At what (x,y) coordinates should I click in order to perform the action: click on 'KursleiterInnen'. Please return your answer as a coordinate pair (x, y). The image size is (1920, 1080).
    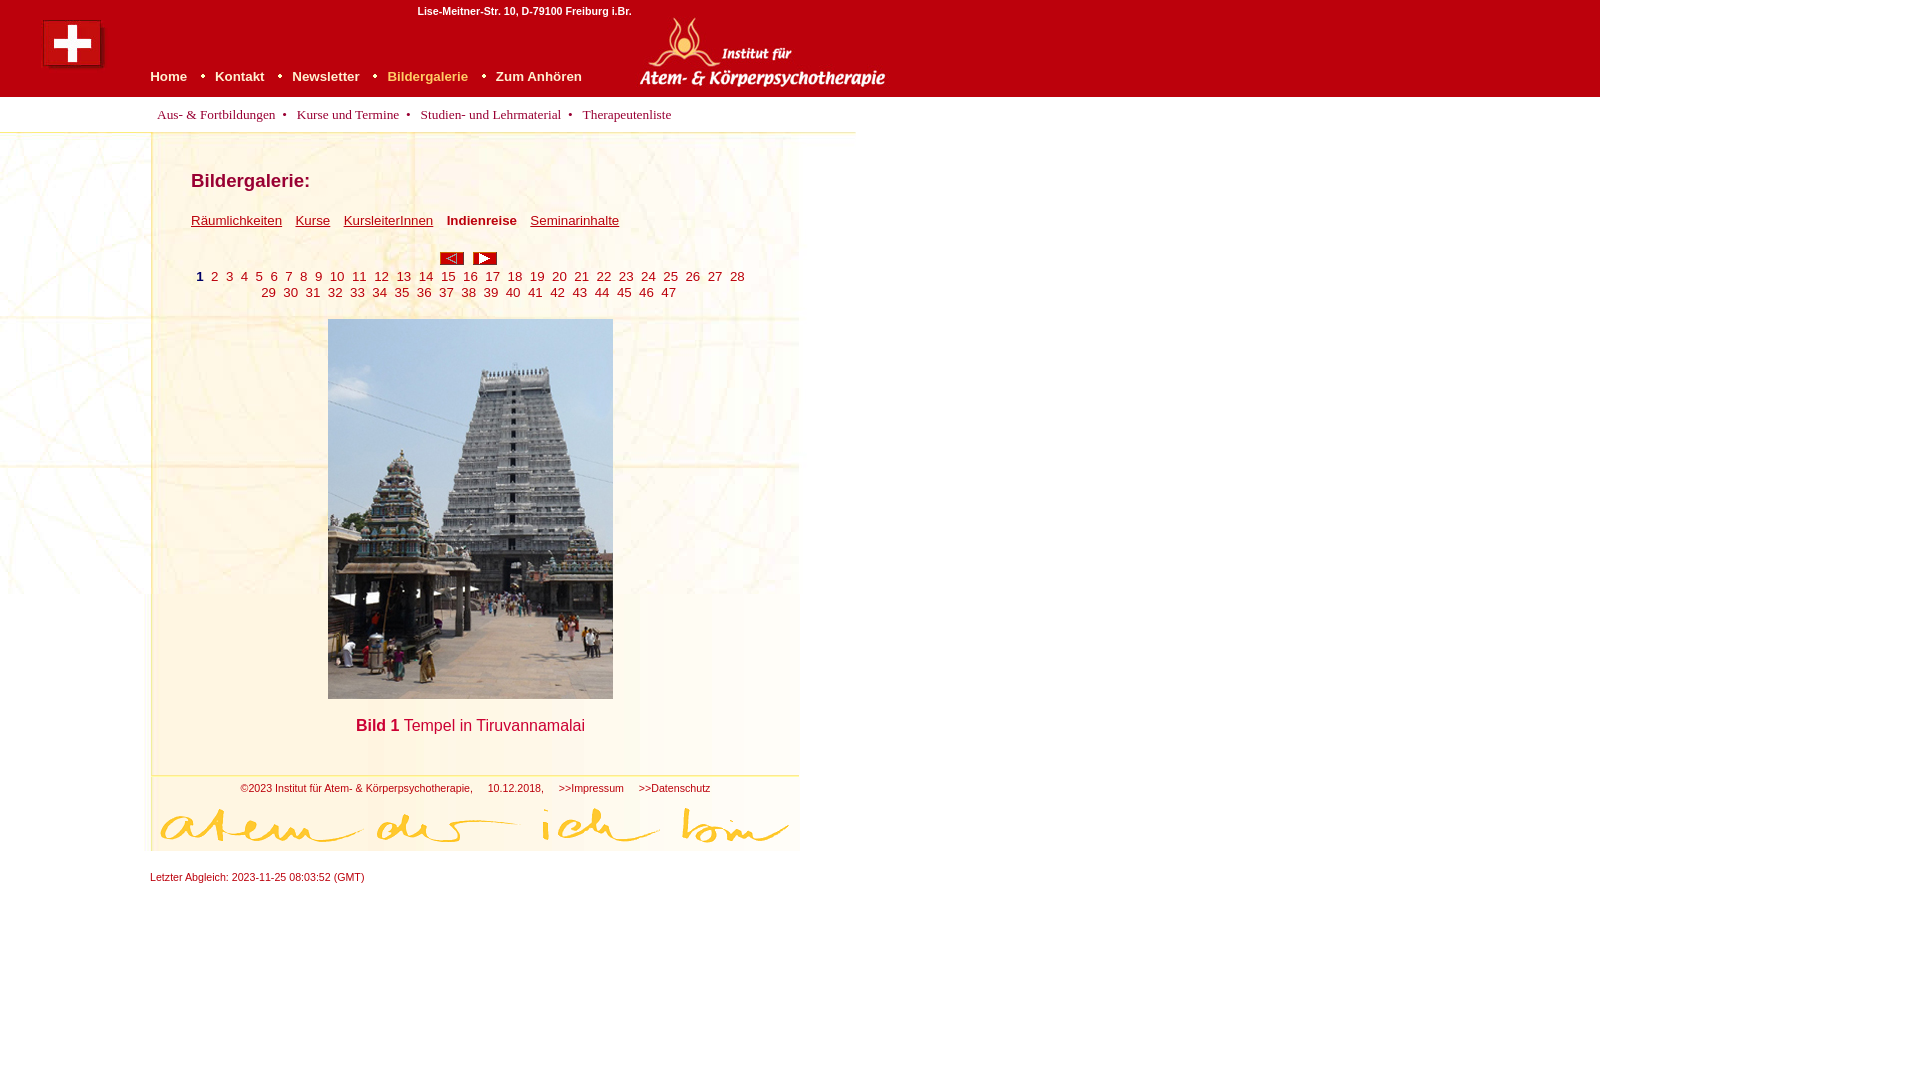
    Looking at the image, I should click on (388, 220).